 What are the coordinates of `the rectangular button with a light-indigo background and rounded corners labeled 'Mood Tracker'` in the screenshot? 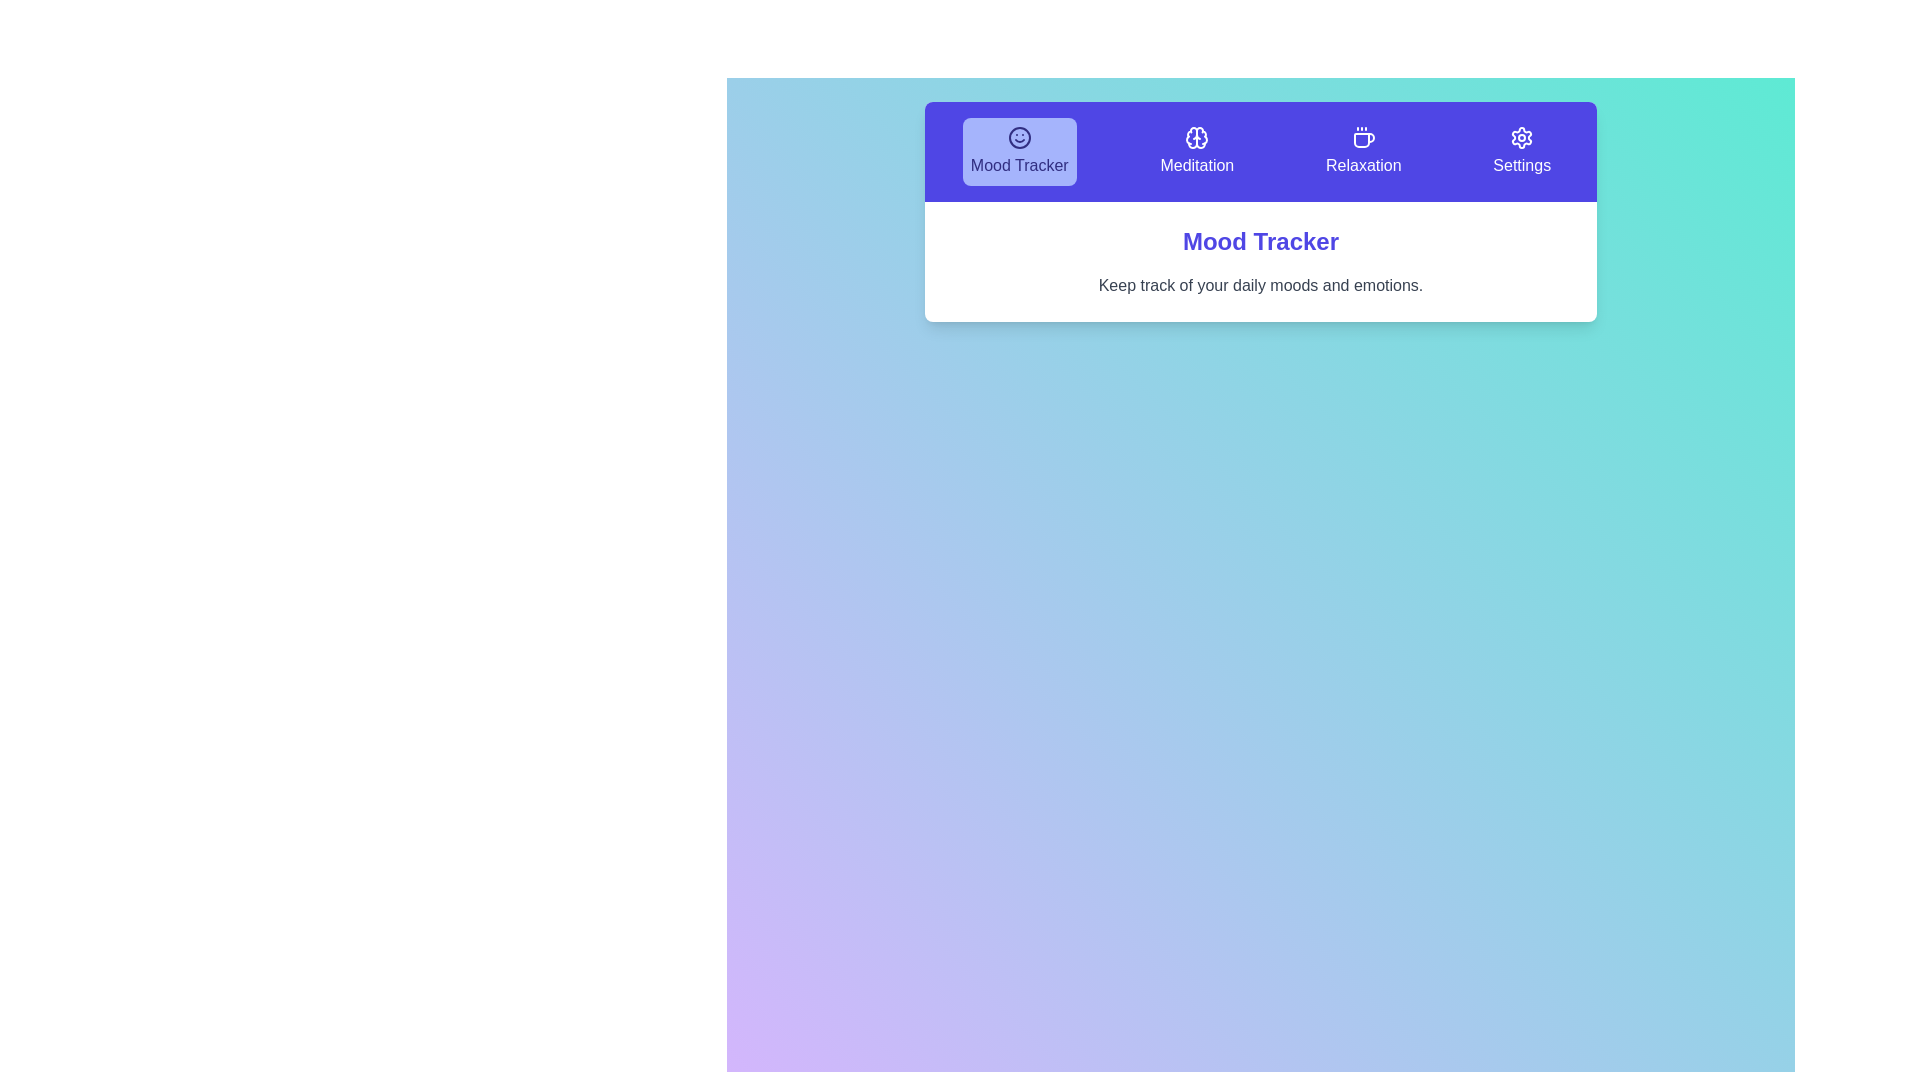 It's located at (1019, 150).